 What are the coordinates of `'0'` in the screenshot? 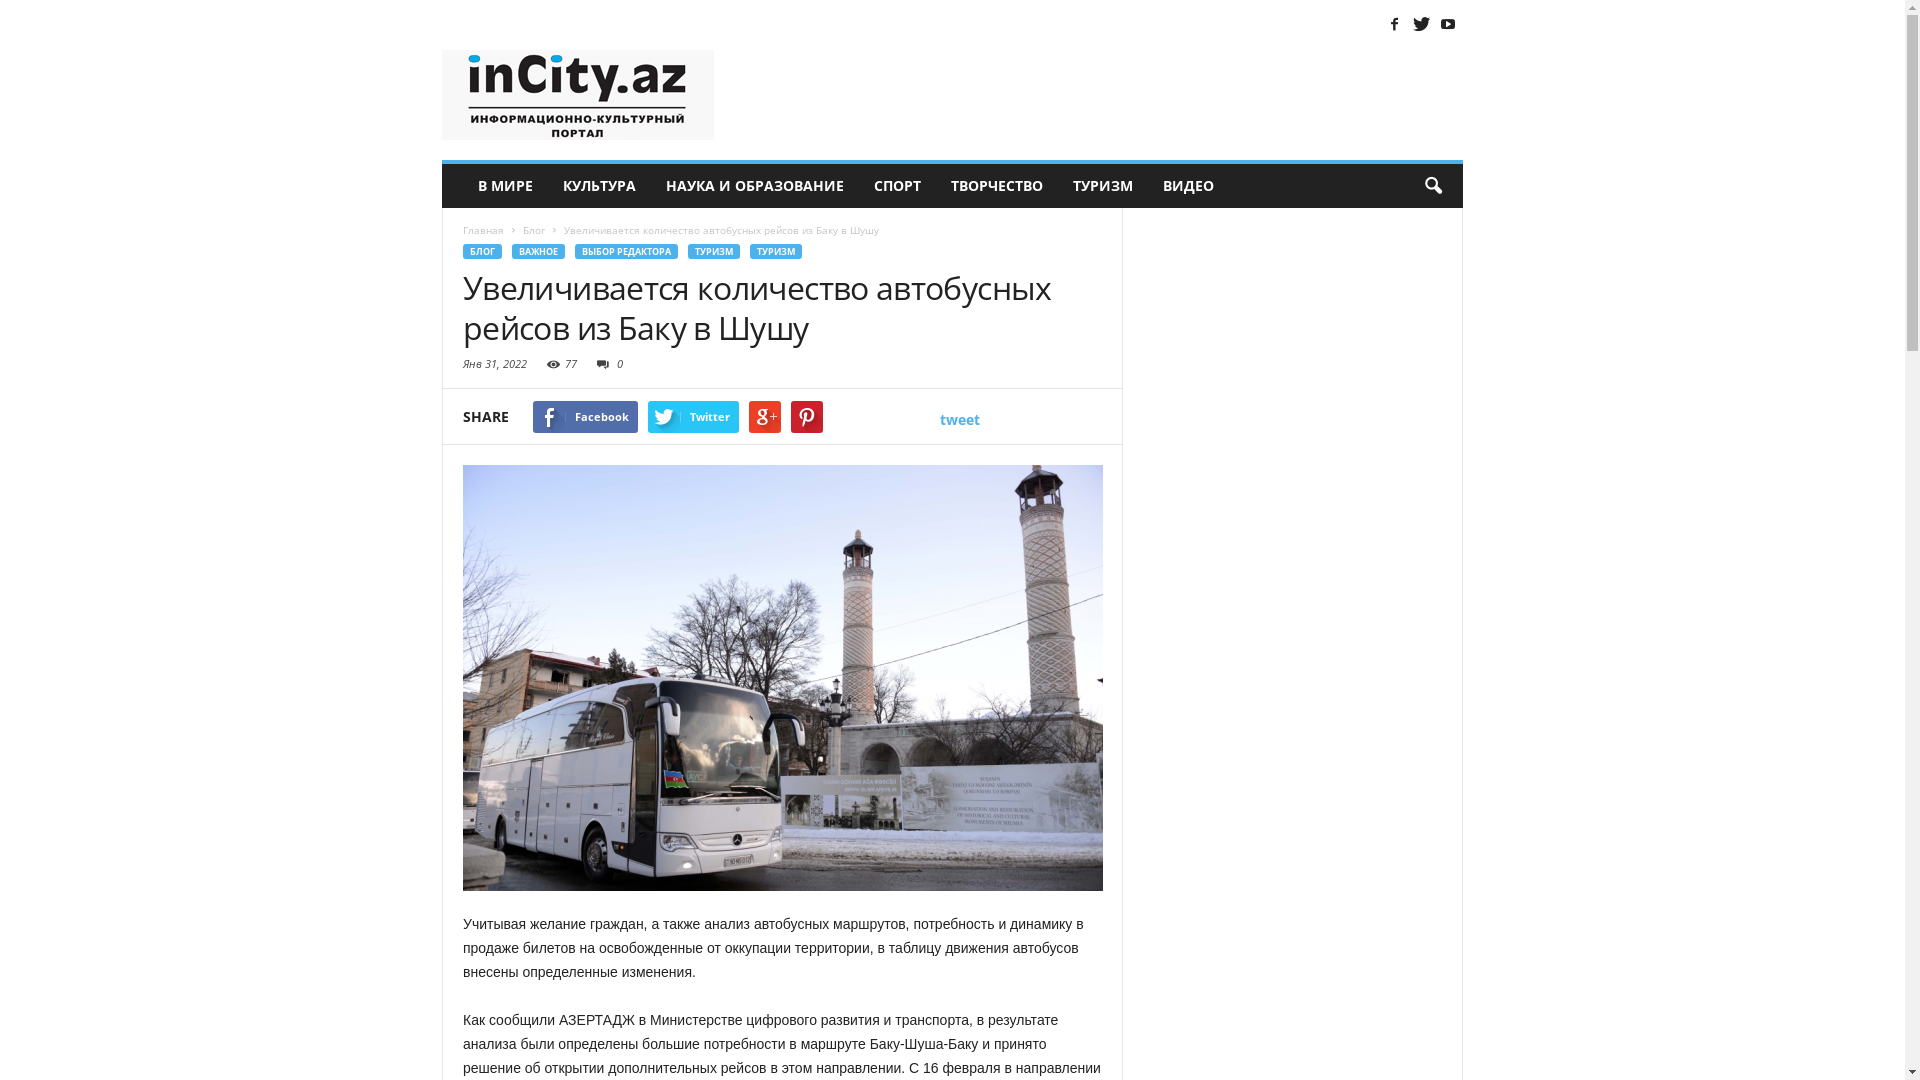 It's located at (604, 363).